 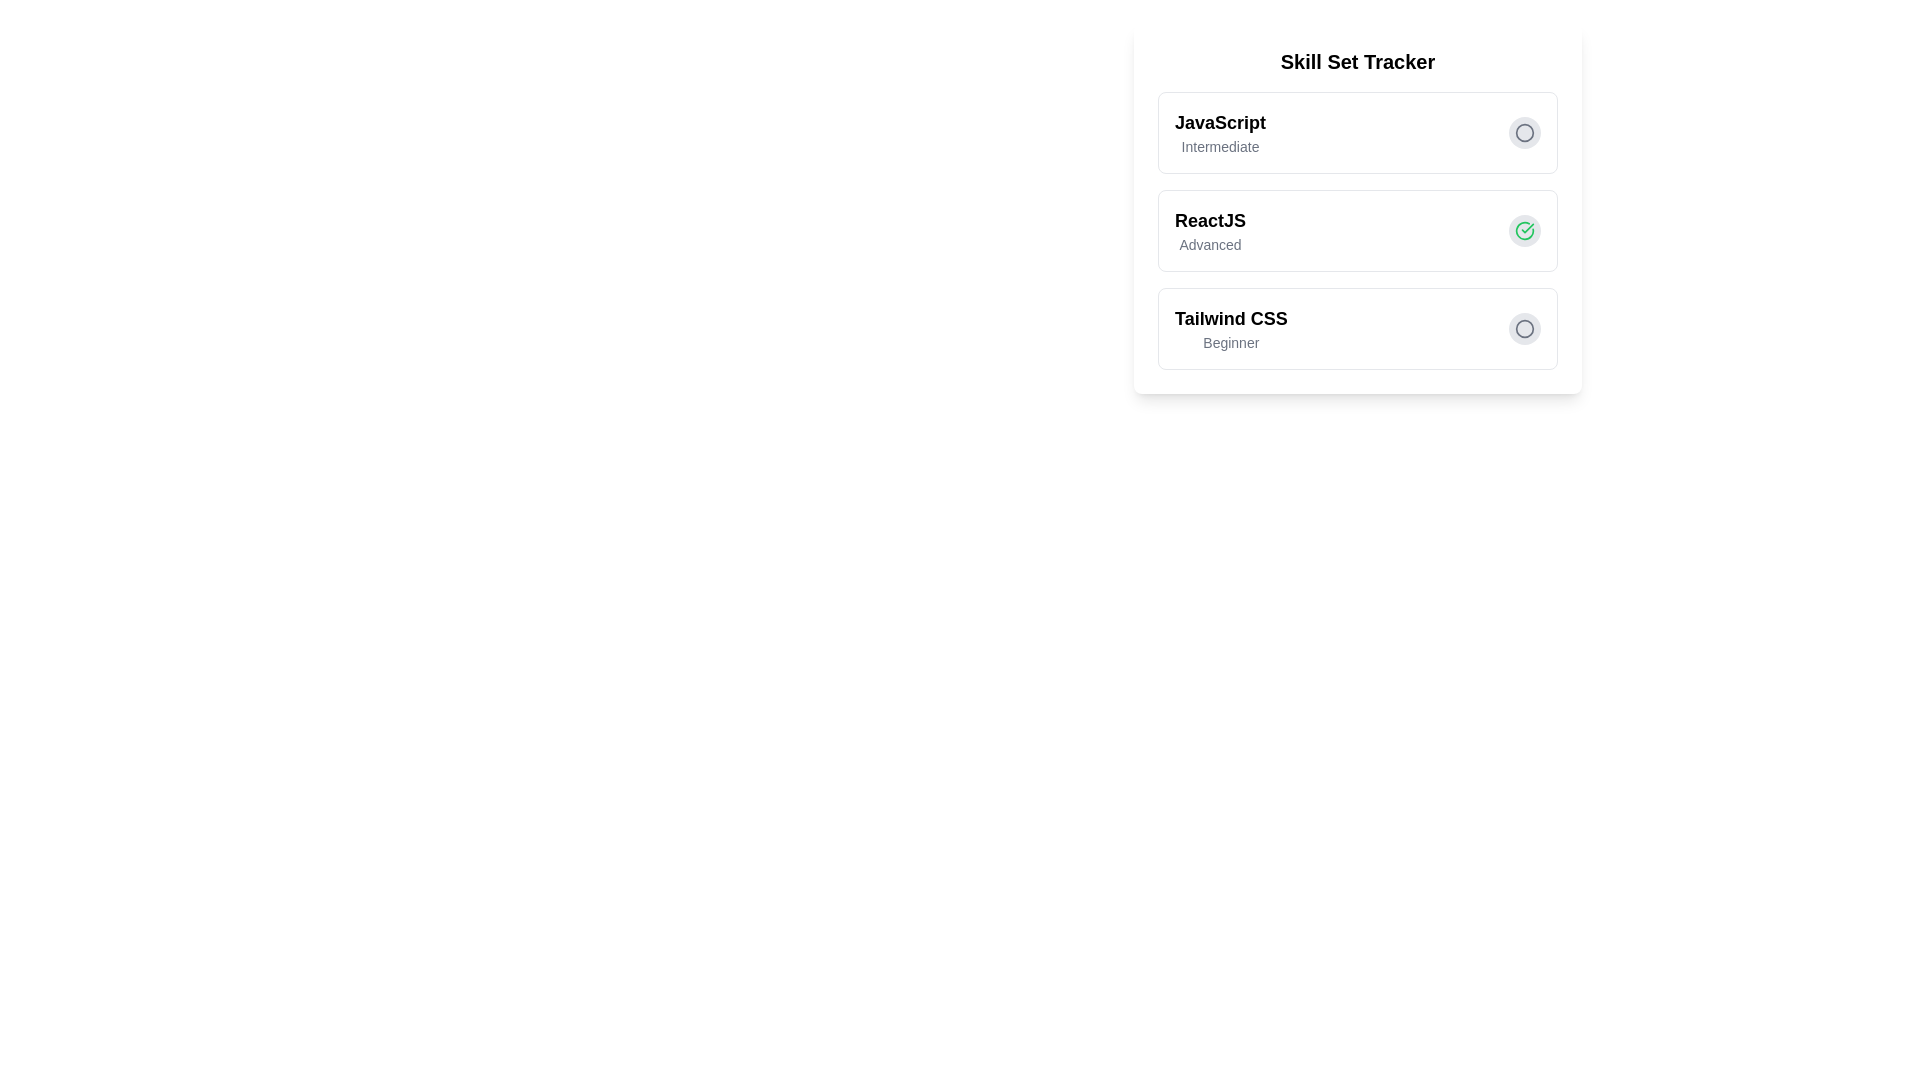 What do you see at coordinates (1524, 230) in the screenshot?
I see `the button located towards the right end of the entry for the 'ReactJS' skill` at bounding box center [1524, 230].